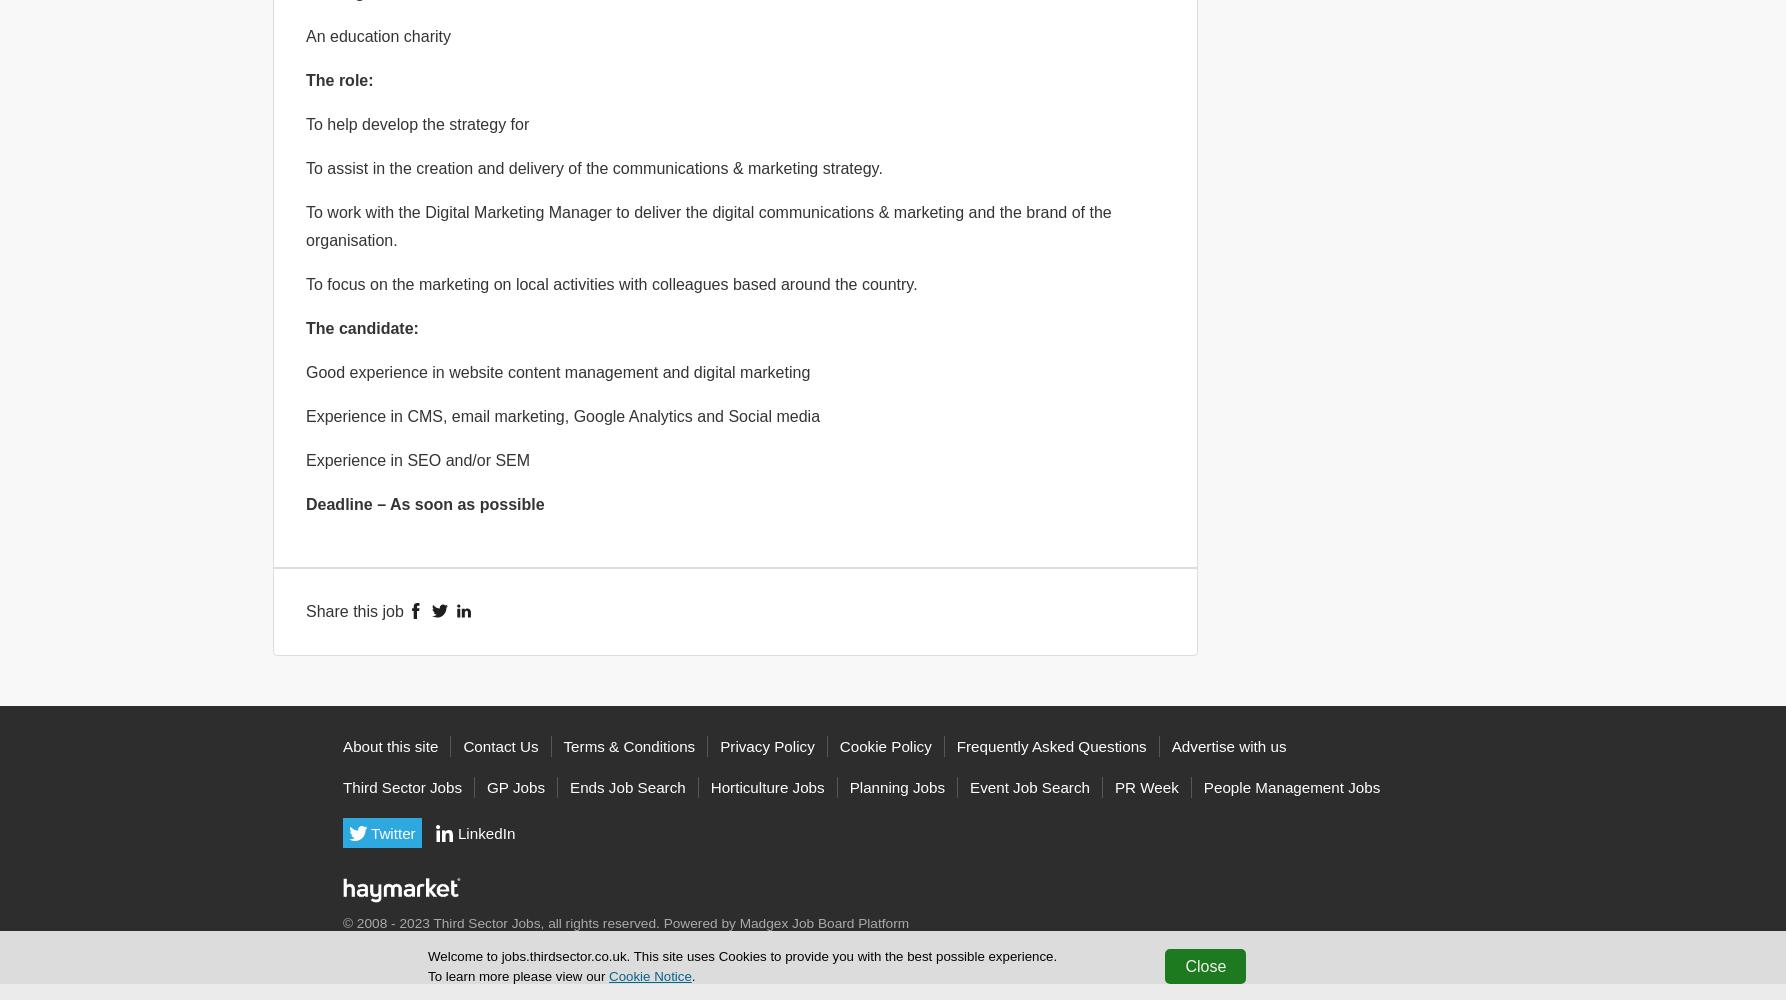 Image resolution: width=1786 pixels, height=1000 pixels. I want to click on 'Cookie Policy', so click(883, 744).